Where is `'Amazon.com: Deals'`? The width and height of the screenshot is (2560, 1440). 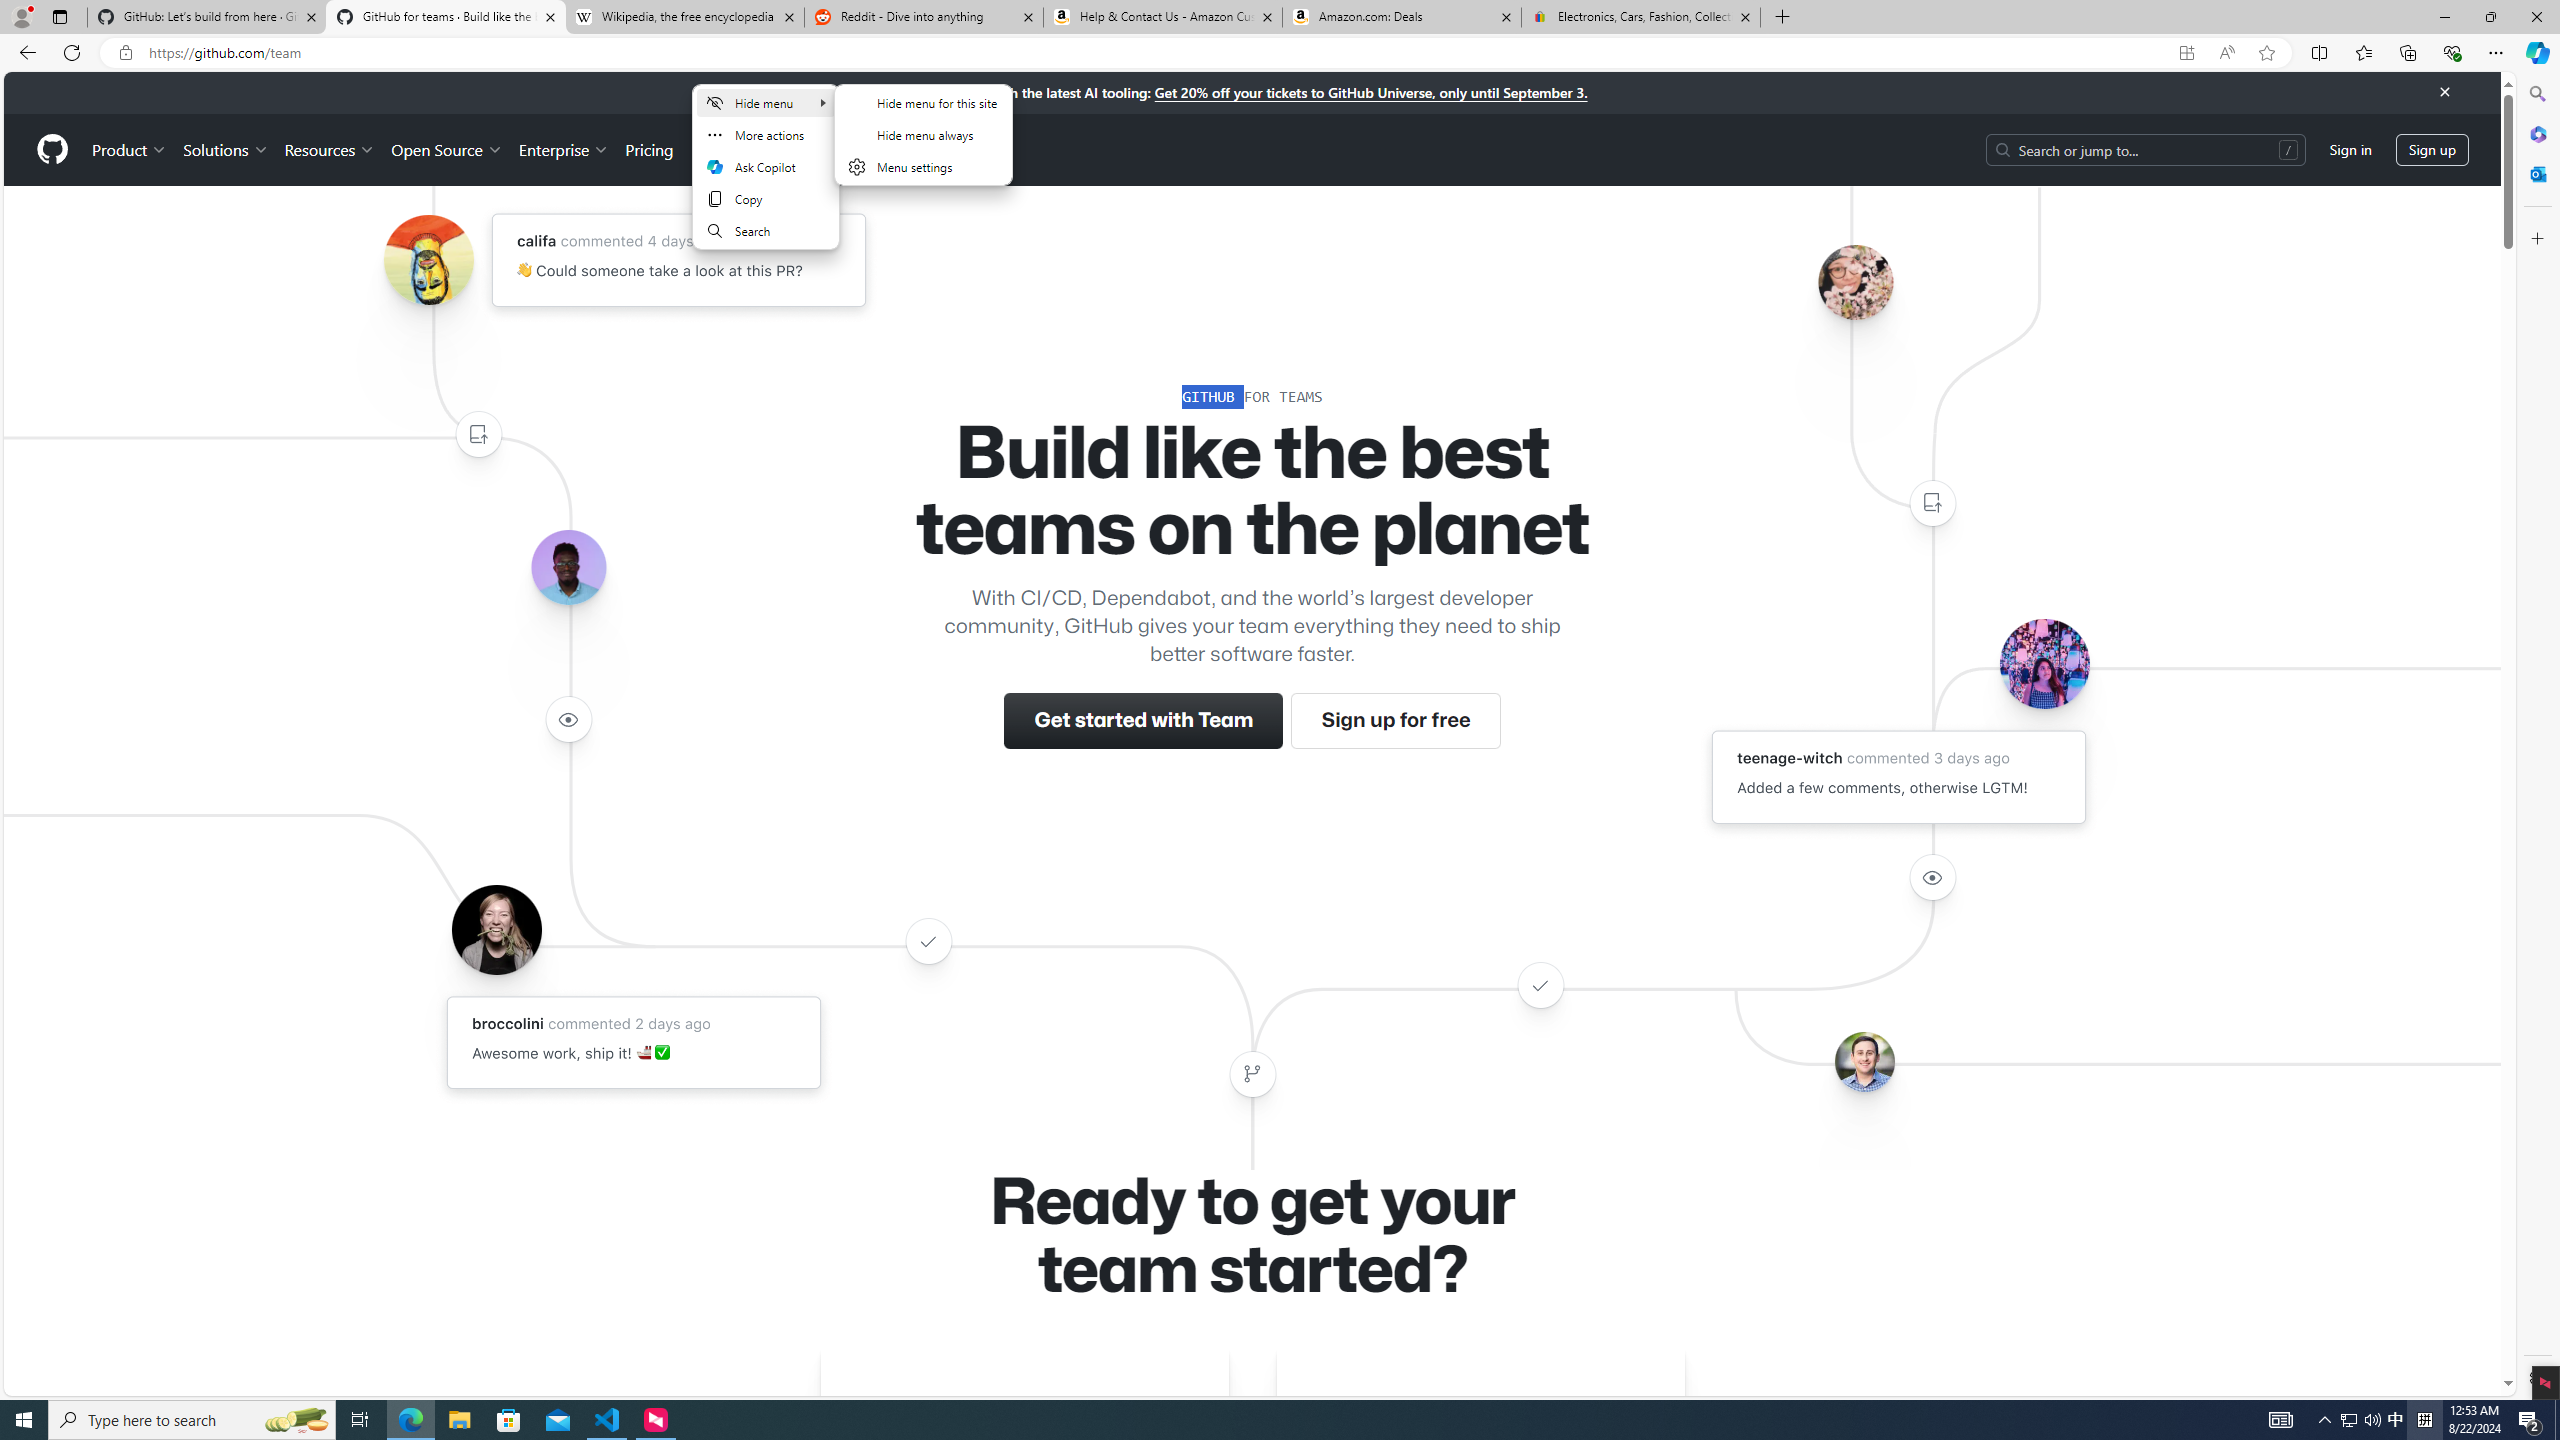 'Amazon.com: Deals' is located at coordinates (1402, 16).